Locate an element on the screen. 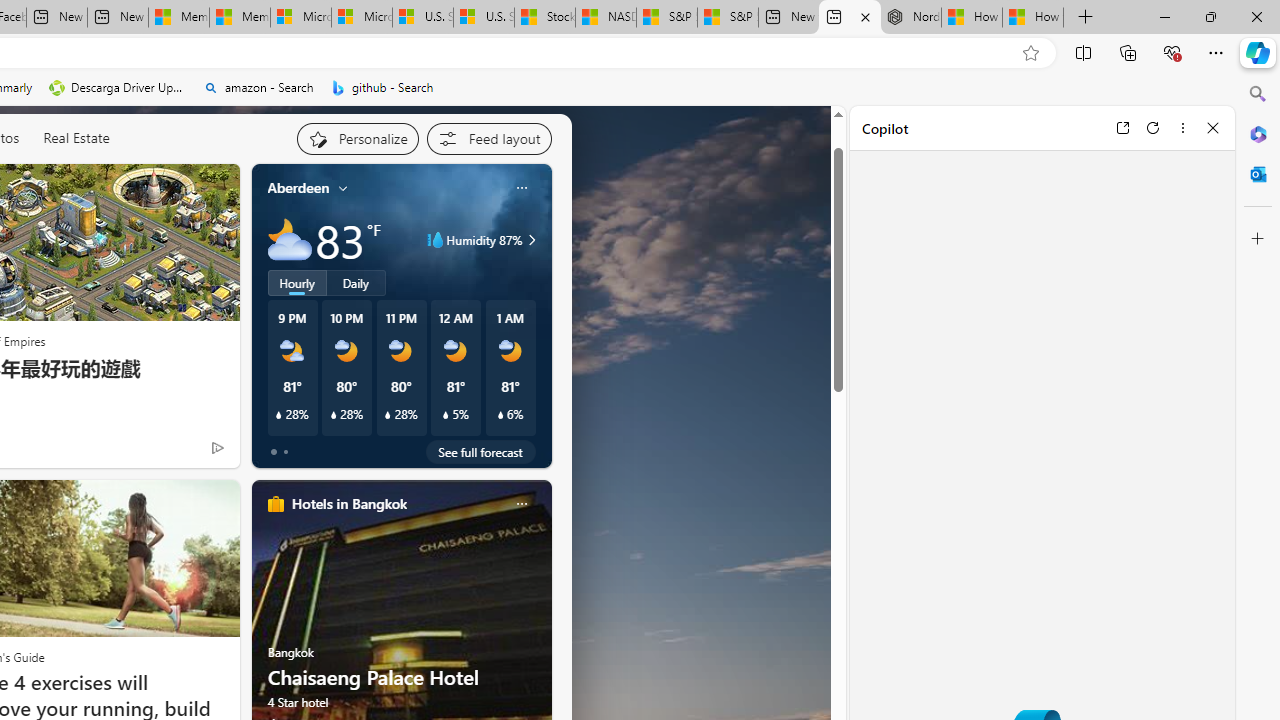 The height and width of the screenshot is (720, 1280). 'tab-0' is located at coordinates (272, 452).